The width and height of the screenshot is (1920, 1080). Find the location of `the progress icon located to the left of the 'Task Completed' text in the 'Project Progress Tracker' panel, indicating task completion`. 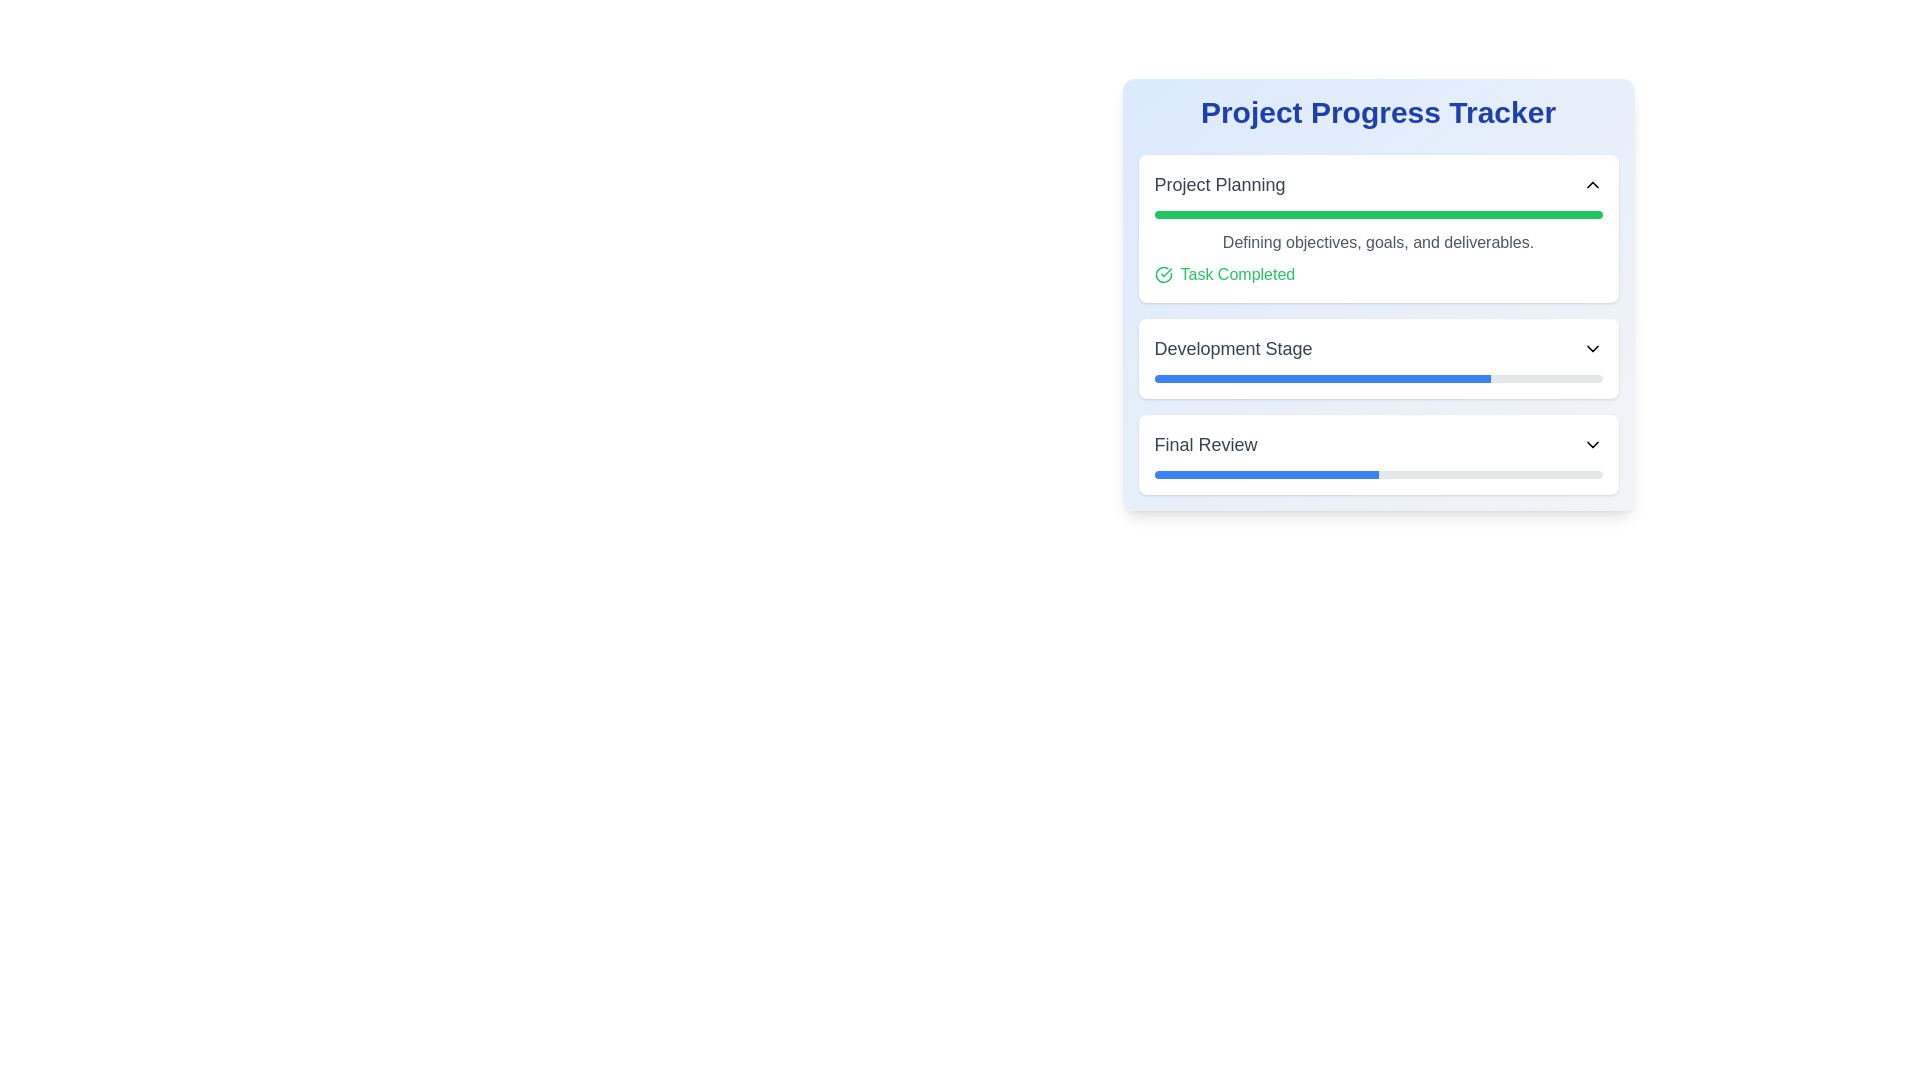

the progress icon located to the left of the 'Task Completed' text in the 'Project Progress Tracker' panel, indicating task completion is located at coordinates (1163, 274).